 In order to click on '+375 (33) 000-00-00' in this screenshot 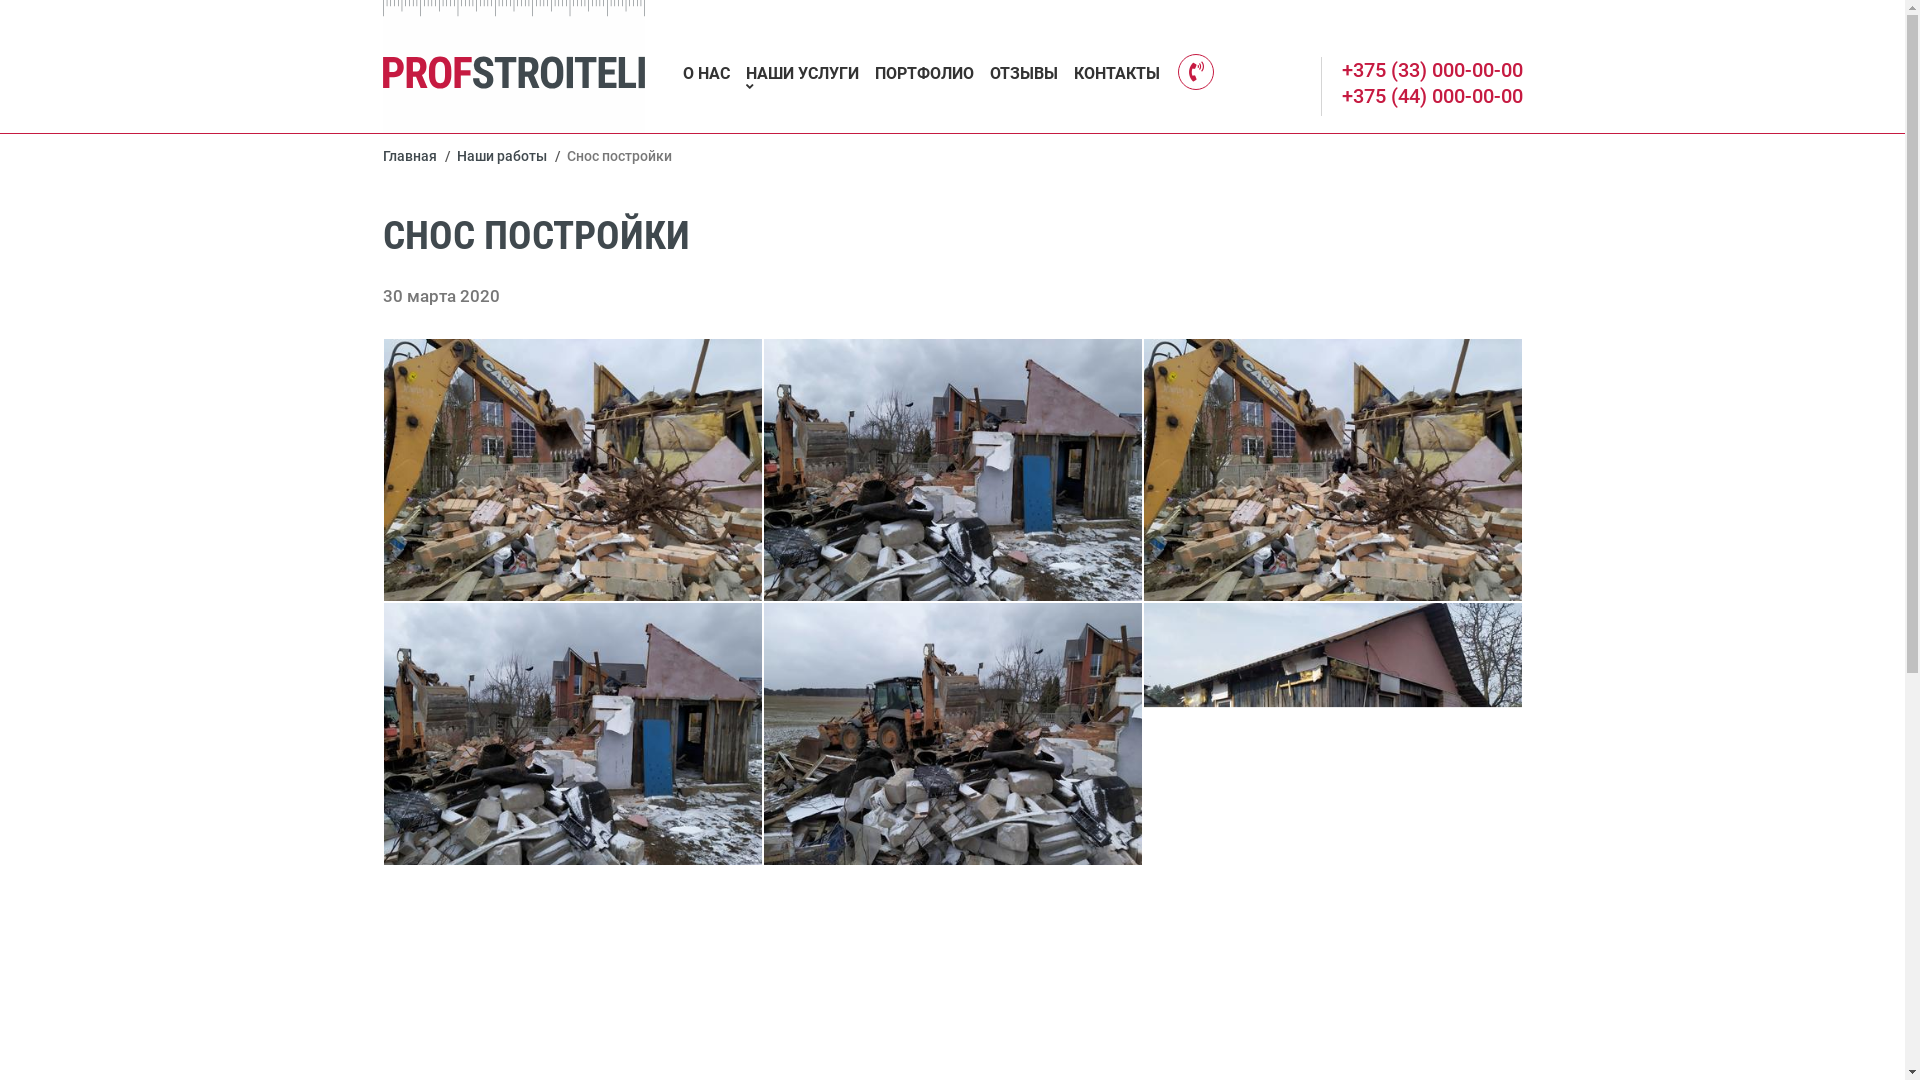, I will do `click(1431, 68)`.